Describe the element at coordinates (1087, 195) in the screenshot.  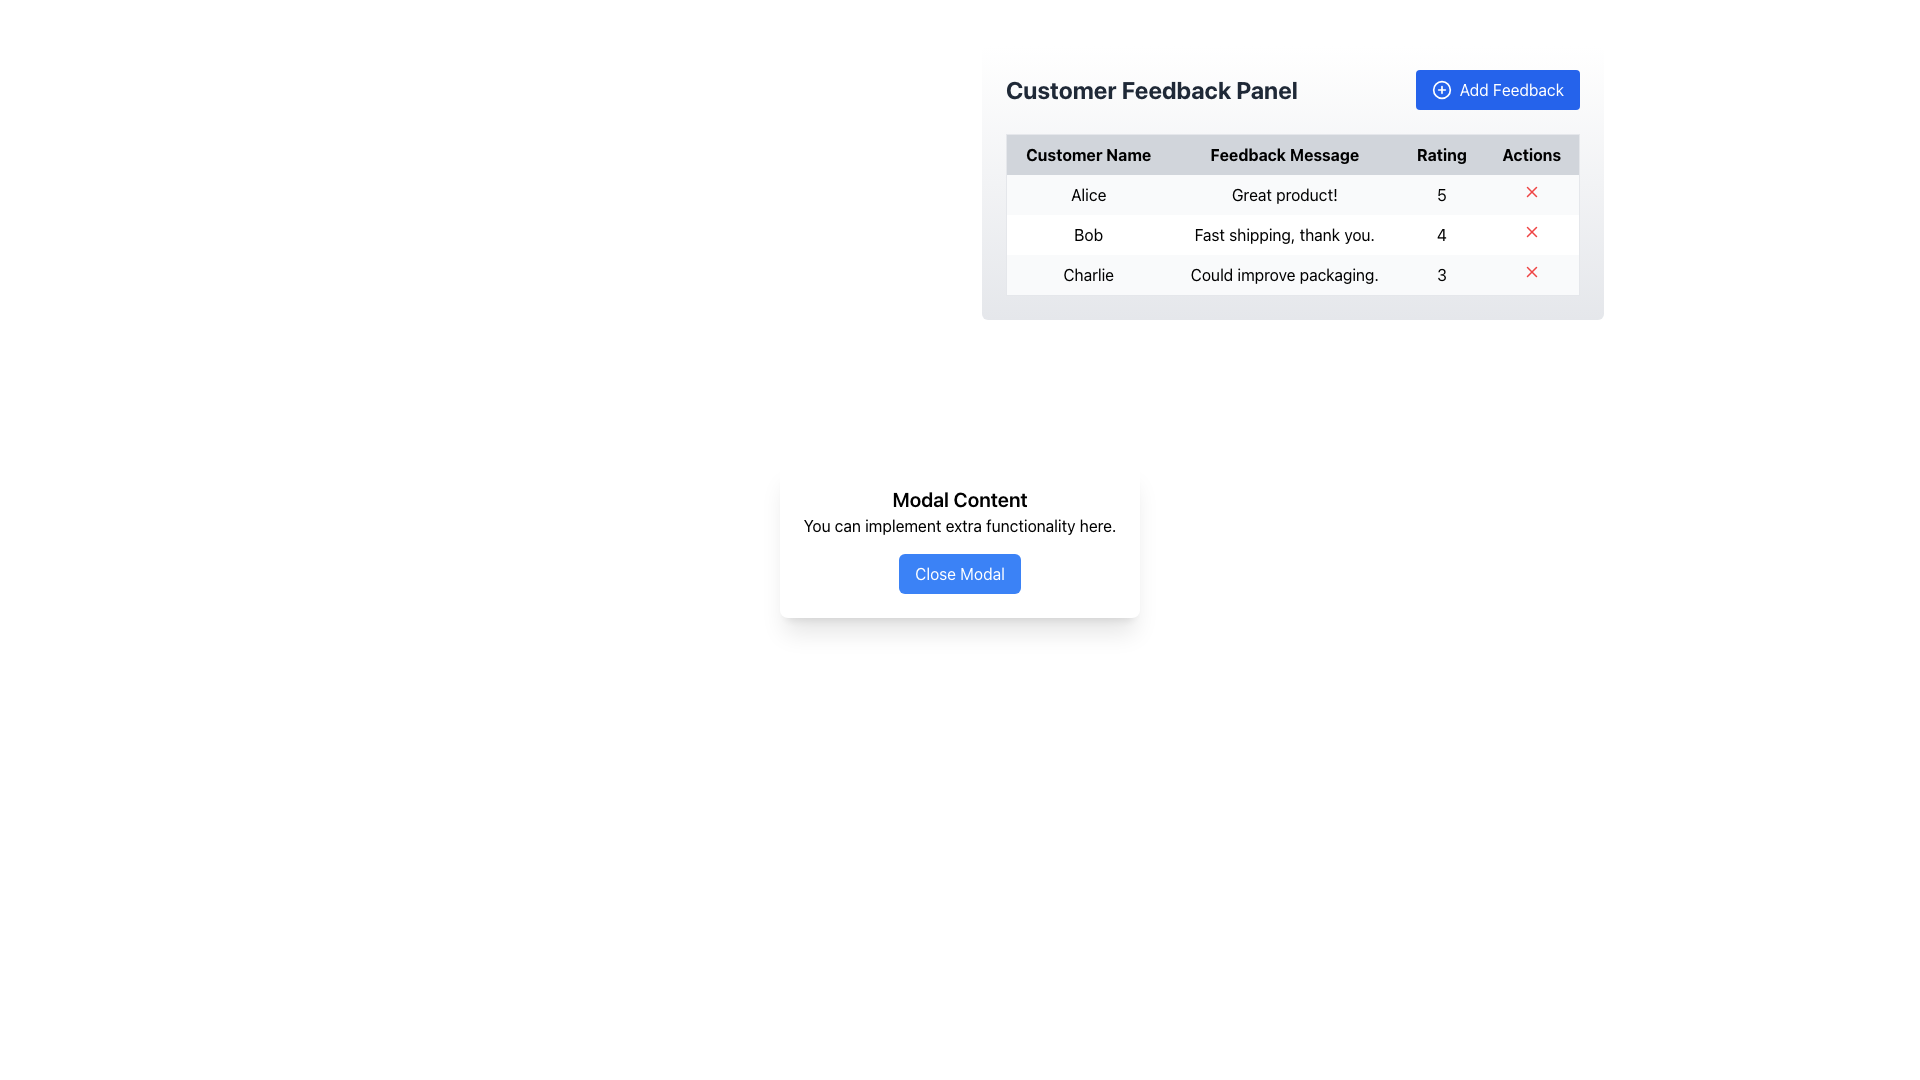
I see `the text element displaying 'Alice' in the 'Customer Name' column of the table` at that location.